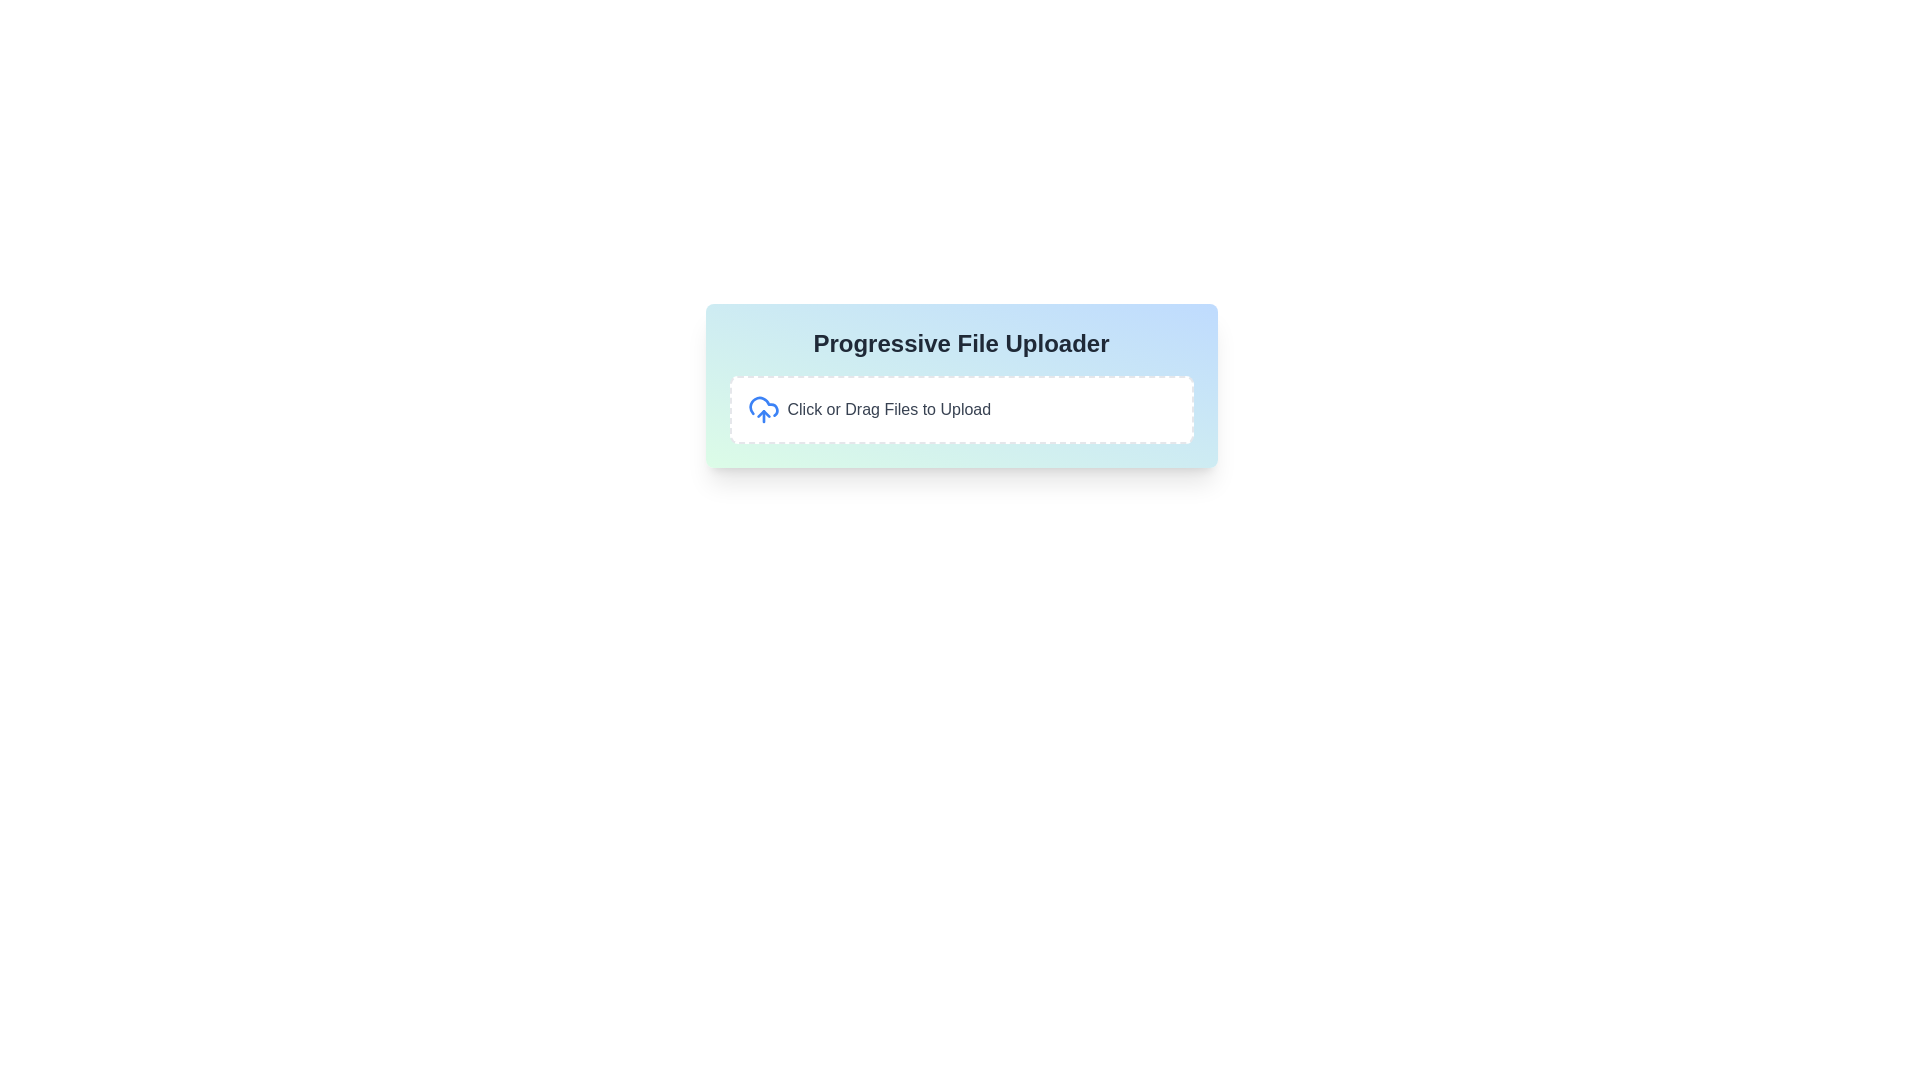  What do you see at coordinates (961, 408) in the screenshot?
I see `the File upload area with a dashed border that contains a cloud icon and the text 'Click or Drag Files to Upload'` at bounding box center [961, 408].